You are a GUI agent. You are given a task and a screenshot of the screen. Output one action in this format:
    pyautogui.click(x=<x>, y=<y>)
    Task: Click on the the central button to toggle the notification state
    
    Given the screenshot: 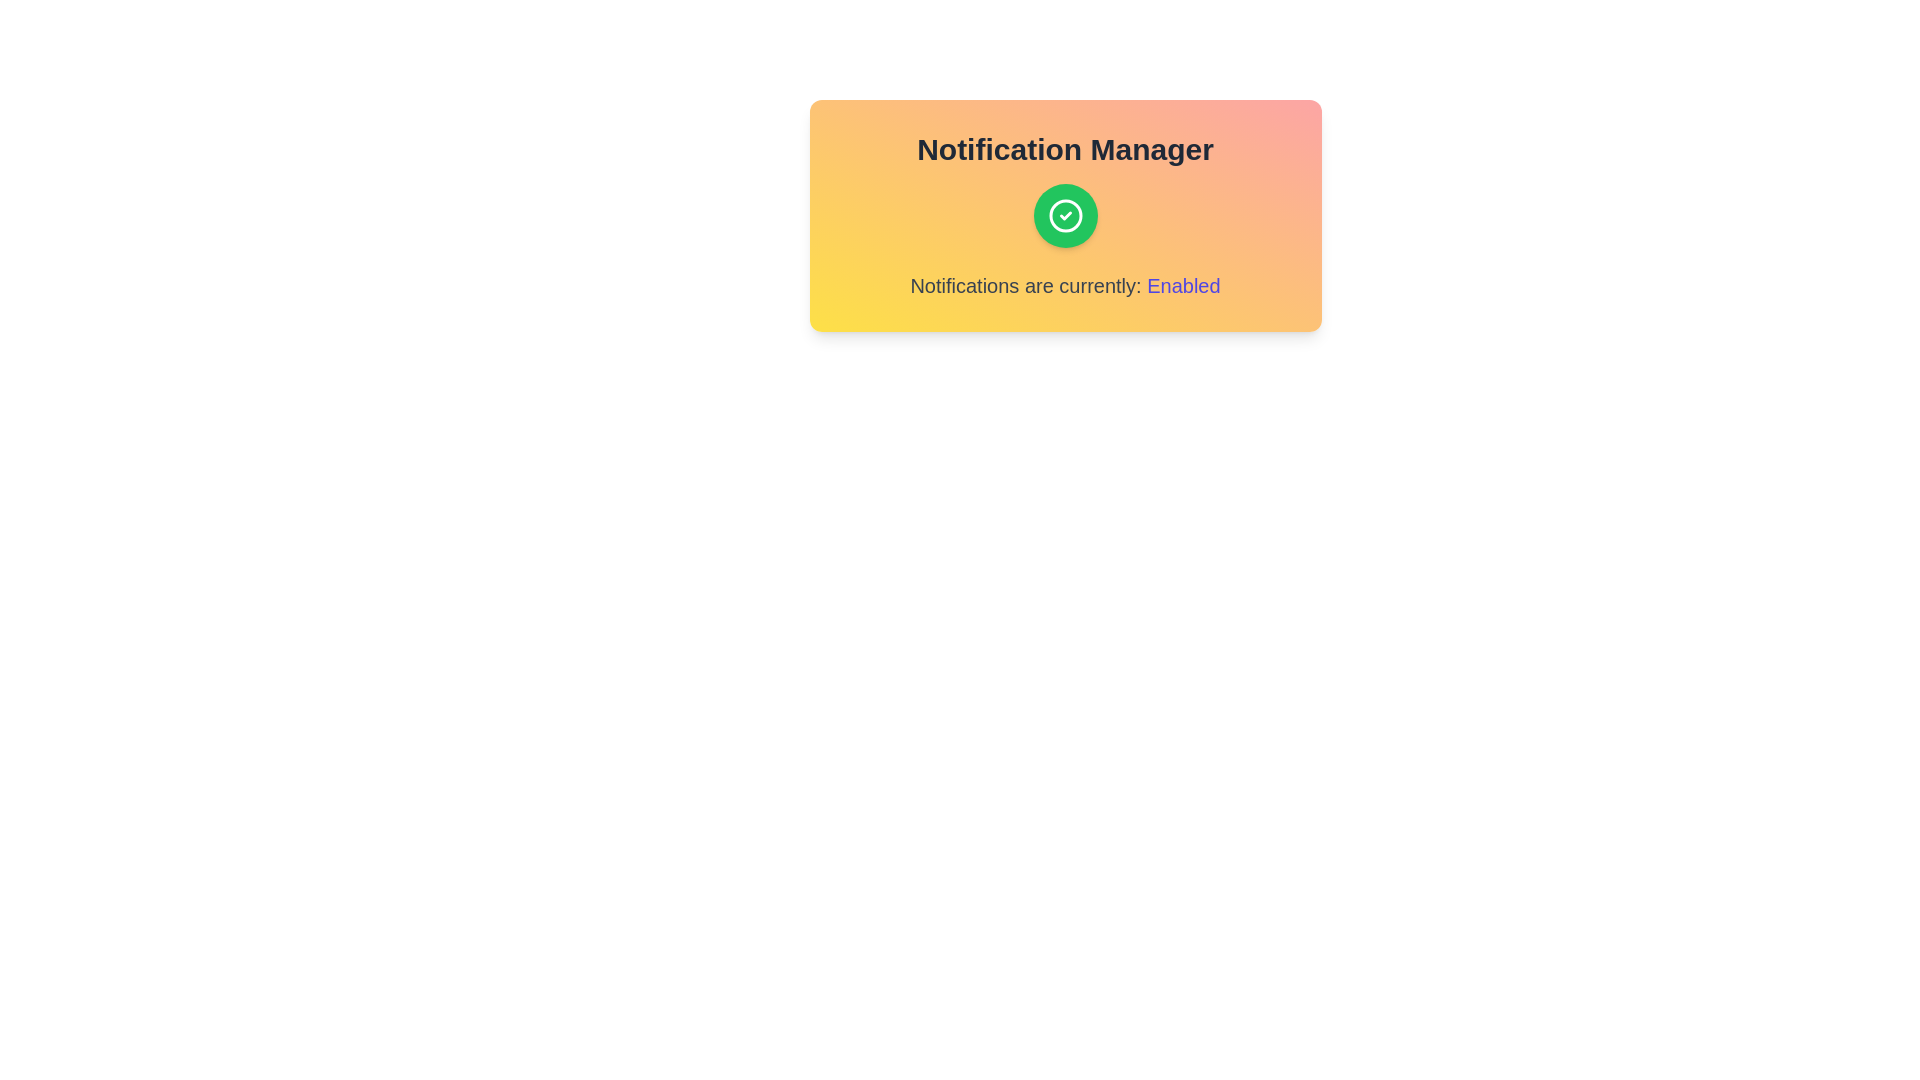 What is the action you would take?
    pyautogui.click(x=1064, y=216)
    